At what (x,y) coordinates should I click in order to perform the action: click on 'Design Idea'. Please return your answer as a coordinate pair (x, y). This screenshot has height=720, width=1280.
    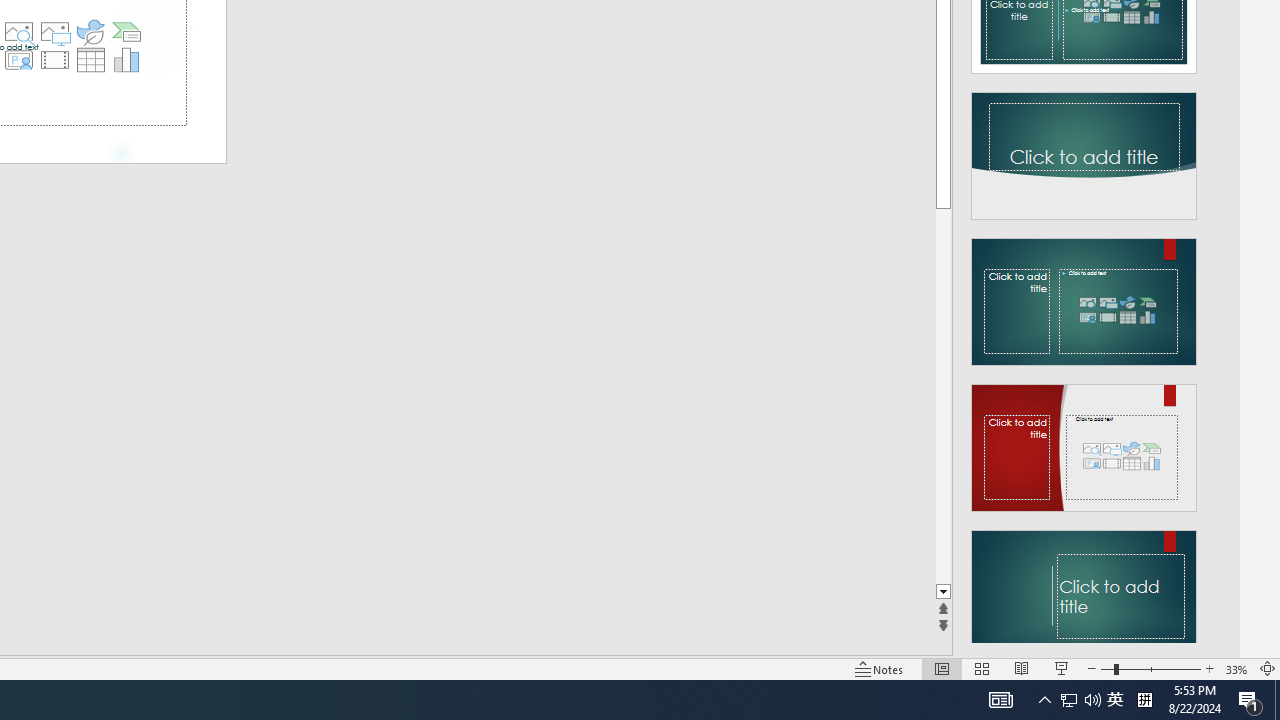
    Looking at the image, I should click on (1083, 586).